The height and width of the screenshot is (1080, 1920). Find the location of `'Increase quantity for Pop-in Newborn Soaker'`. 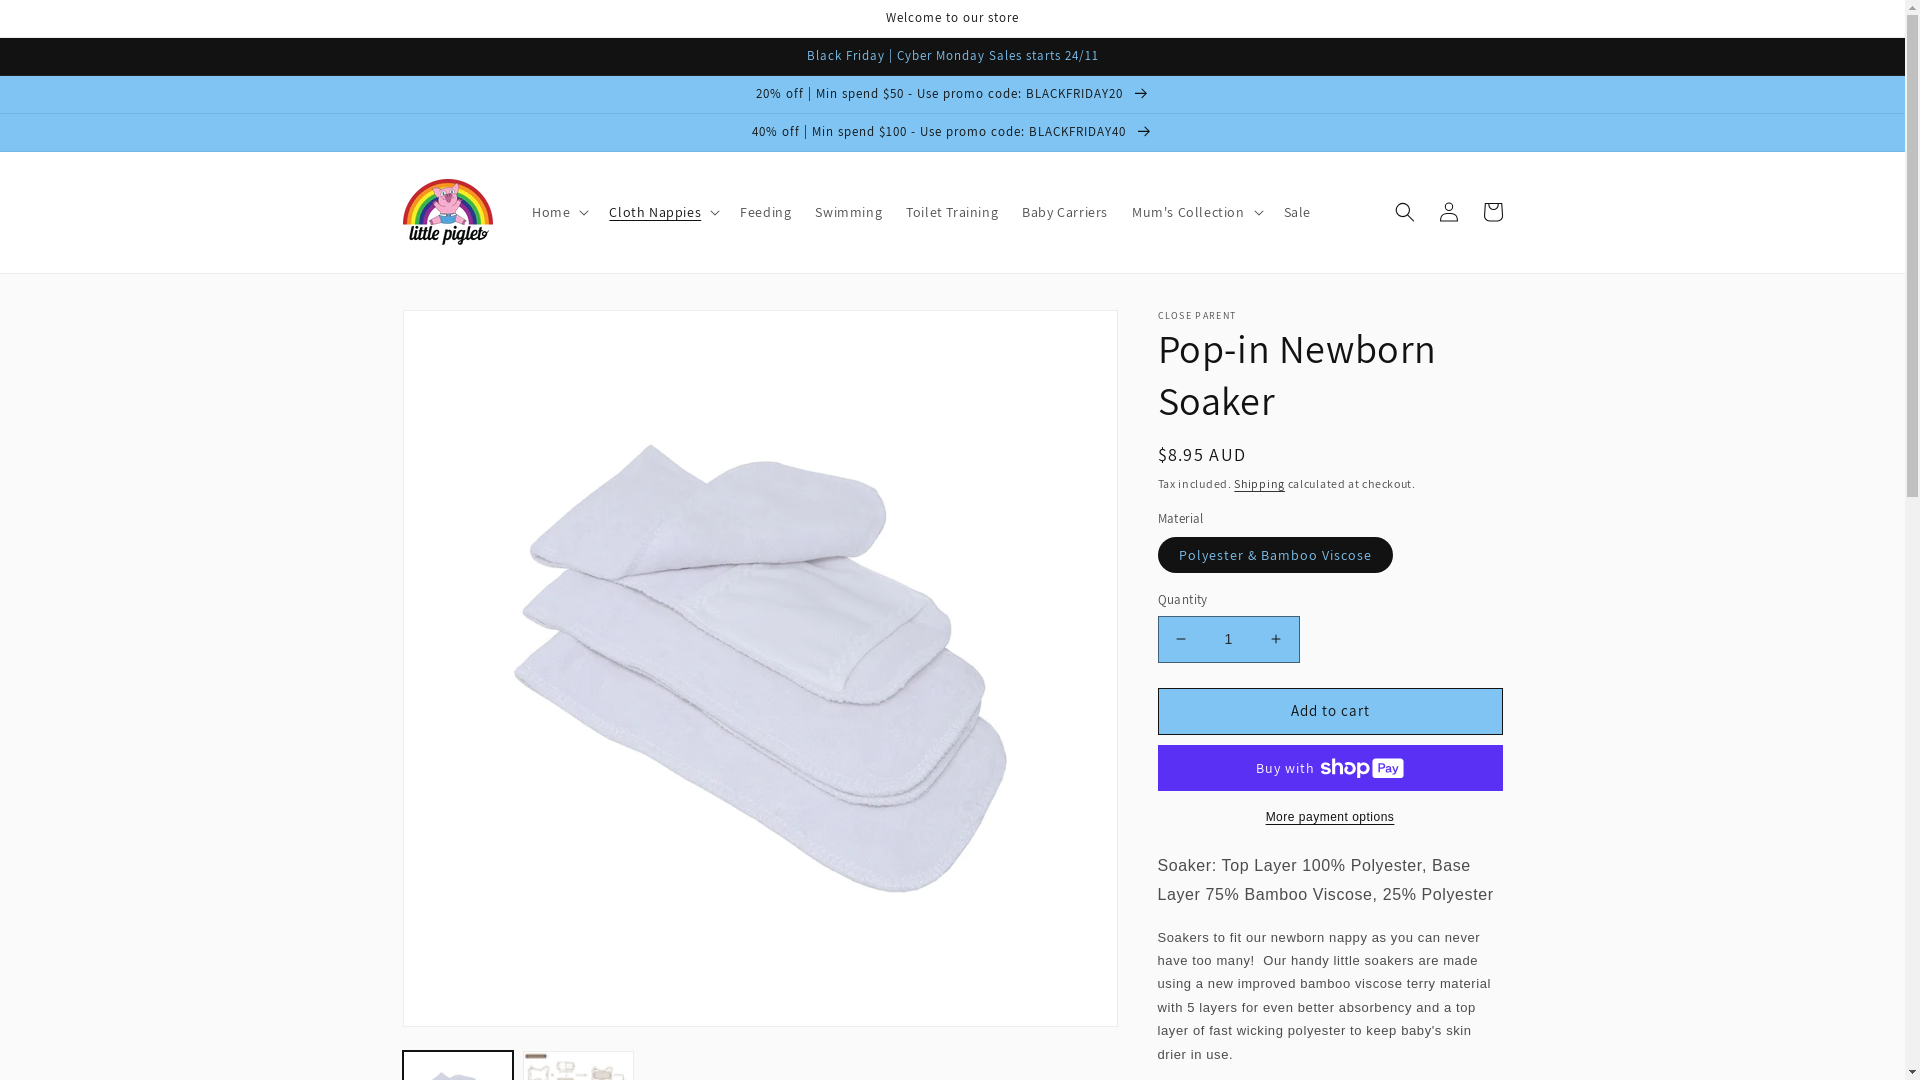

'Increase quantity for Pop-in Newborn Soaker' is located at coordinates (1275, 639).